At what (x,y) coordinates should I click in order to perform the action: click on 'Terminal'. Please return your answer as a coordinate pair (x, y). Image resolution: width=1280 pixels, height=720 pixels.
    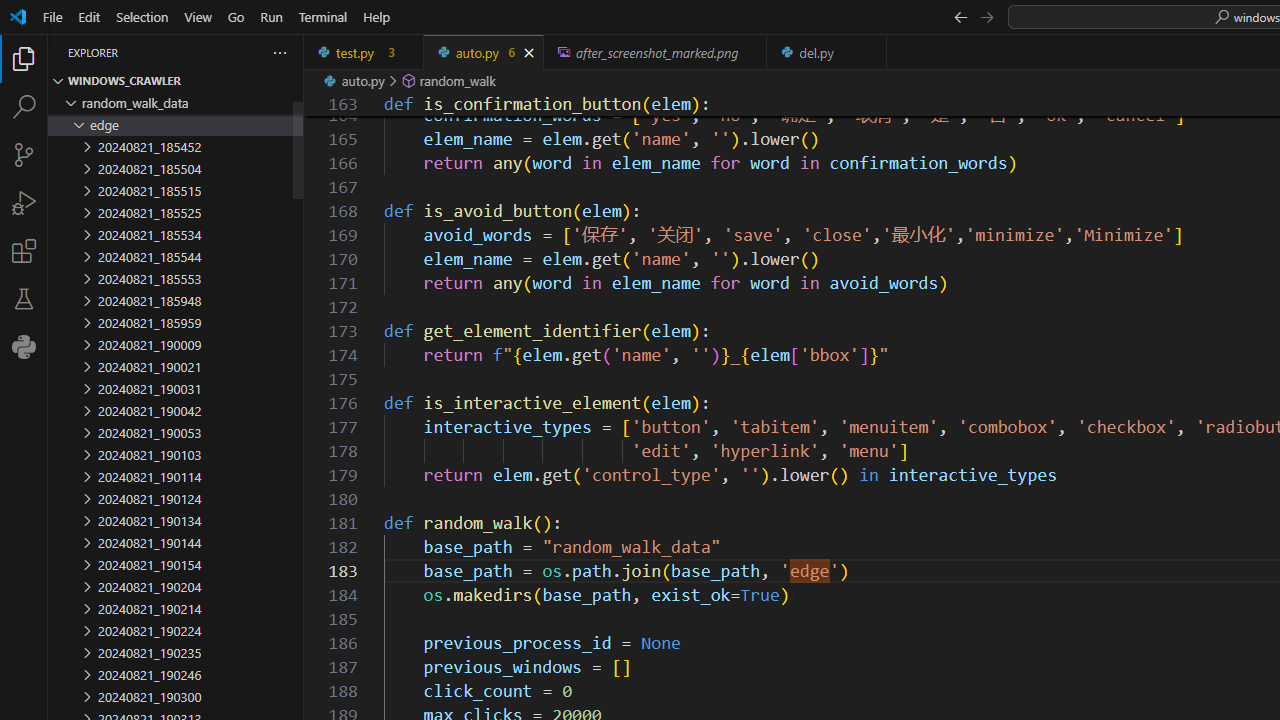
    Looking at the image, I should click on (323, 16).